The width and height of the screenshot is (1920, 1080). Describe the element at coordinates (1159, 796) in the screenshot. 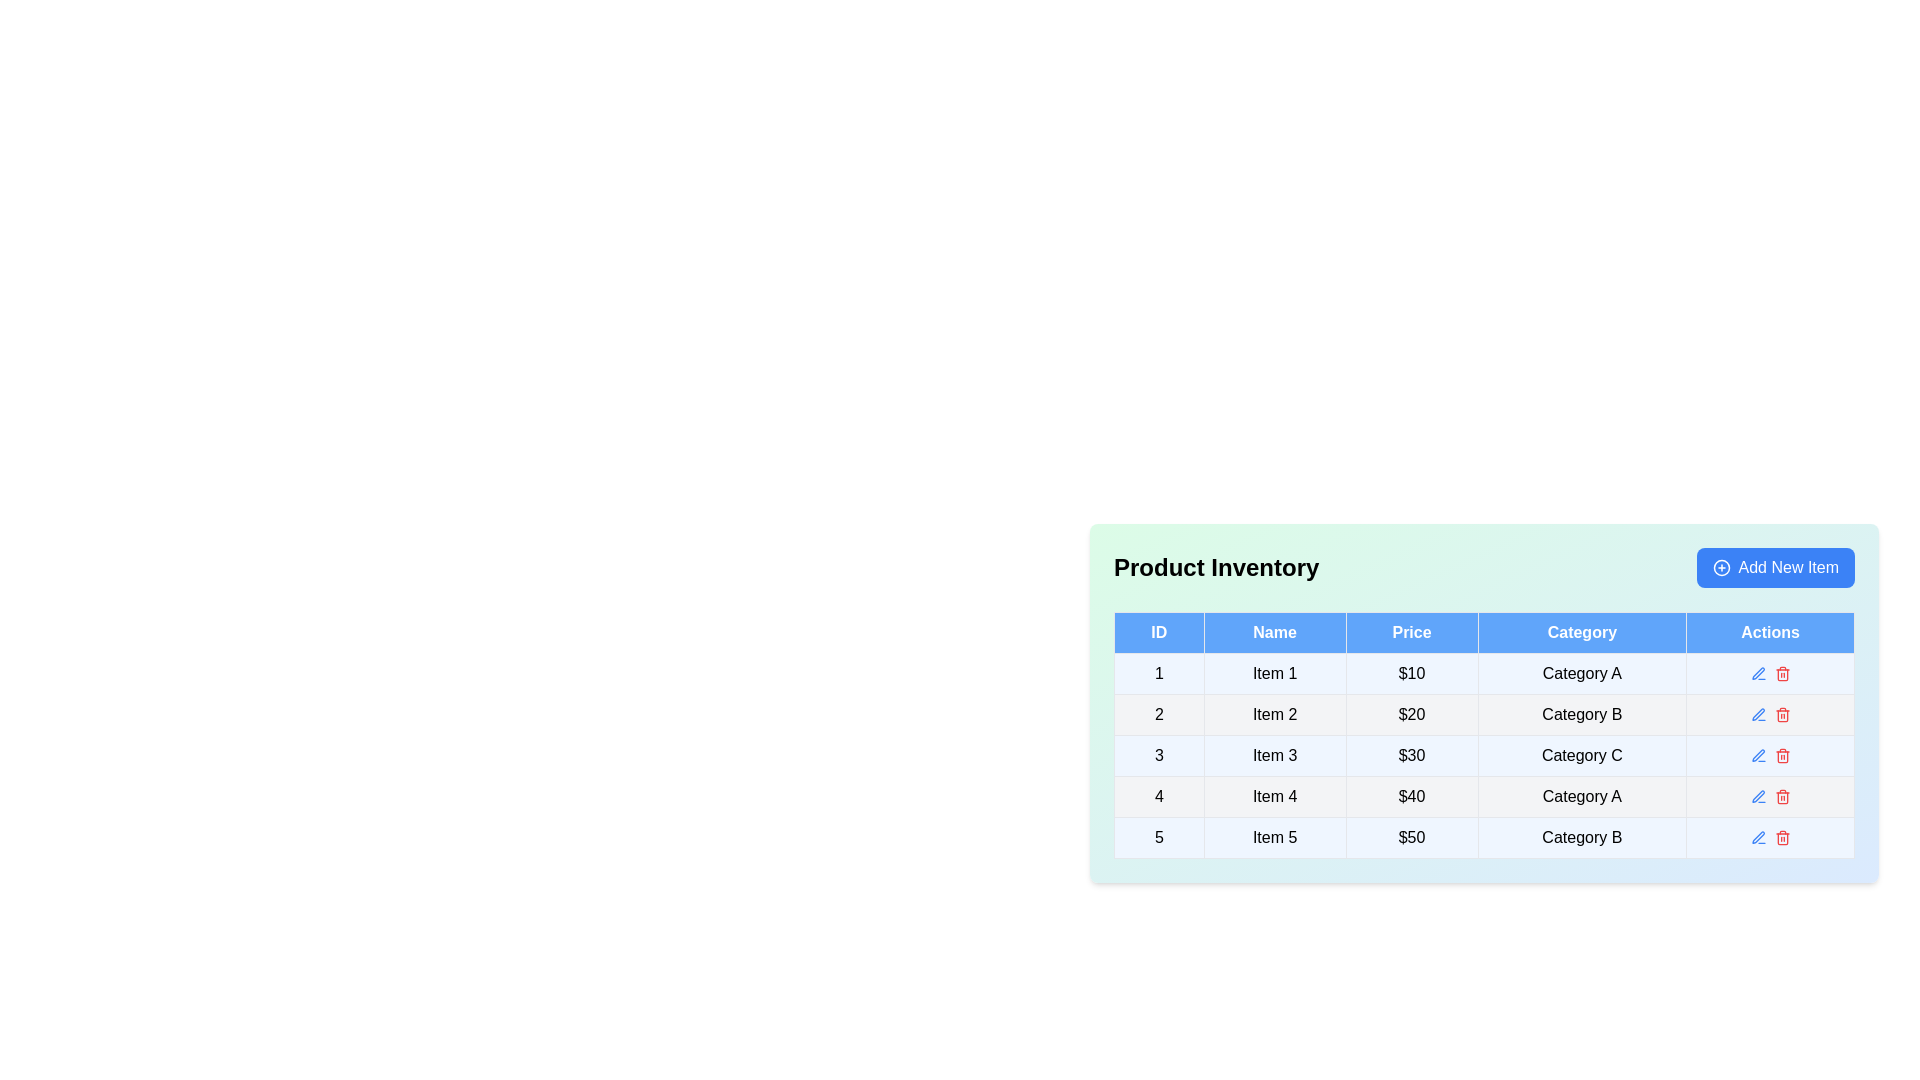

I see `text displayed in the Text cell for 'Item 4' located in the first column of the fourth row of the 'Product Inventory' table` at that location.